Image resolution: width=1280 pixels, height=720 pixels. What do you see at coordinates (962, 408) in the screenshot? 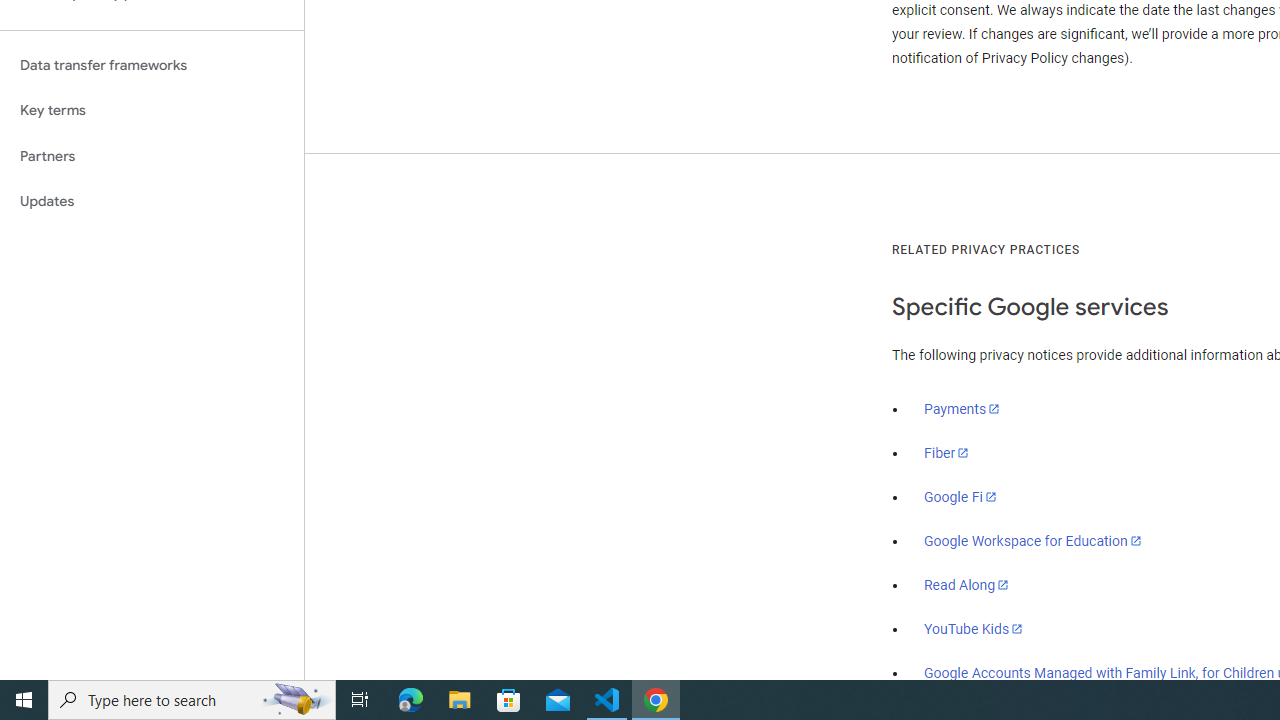
I see `'Payments'` at bounding box center [962, 408].